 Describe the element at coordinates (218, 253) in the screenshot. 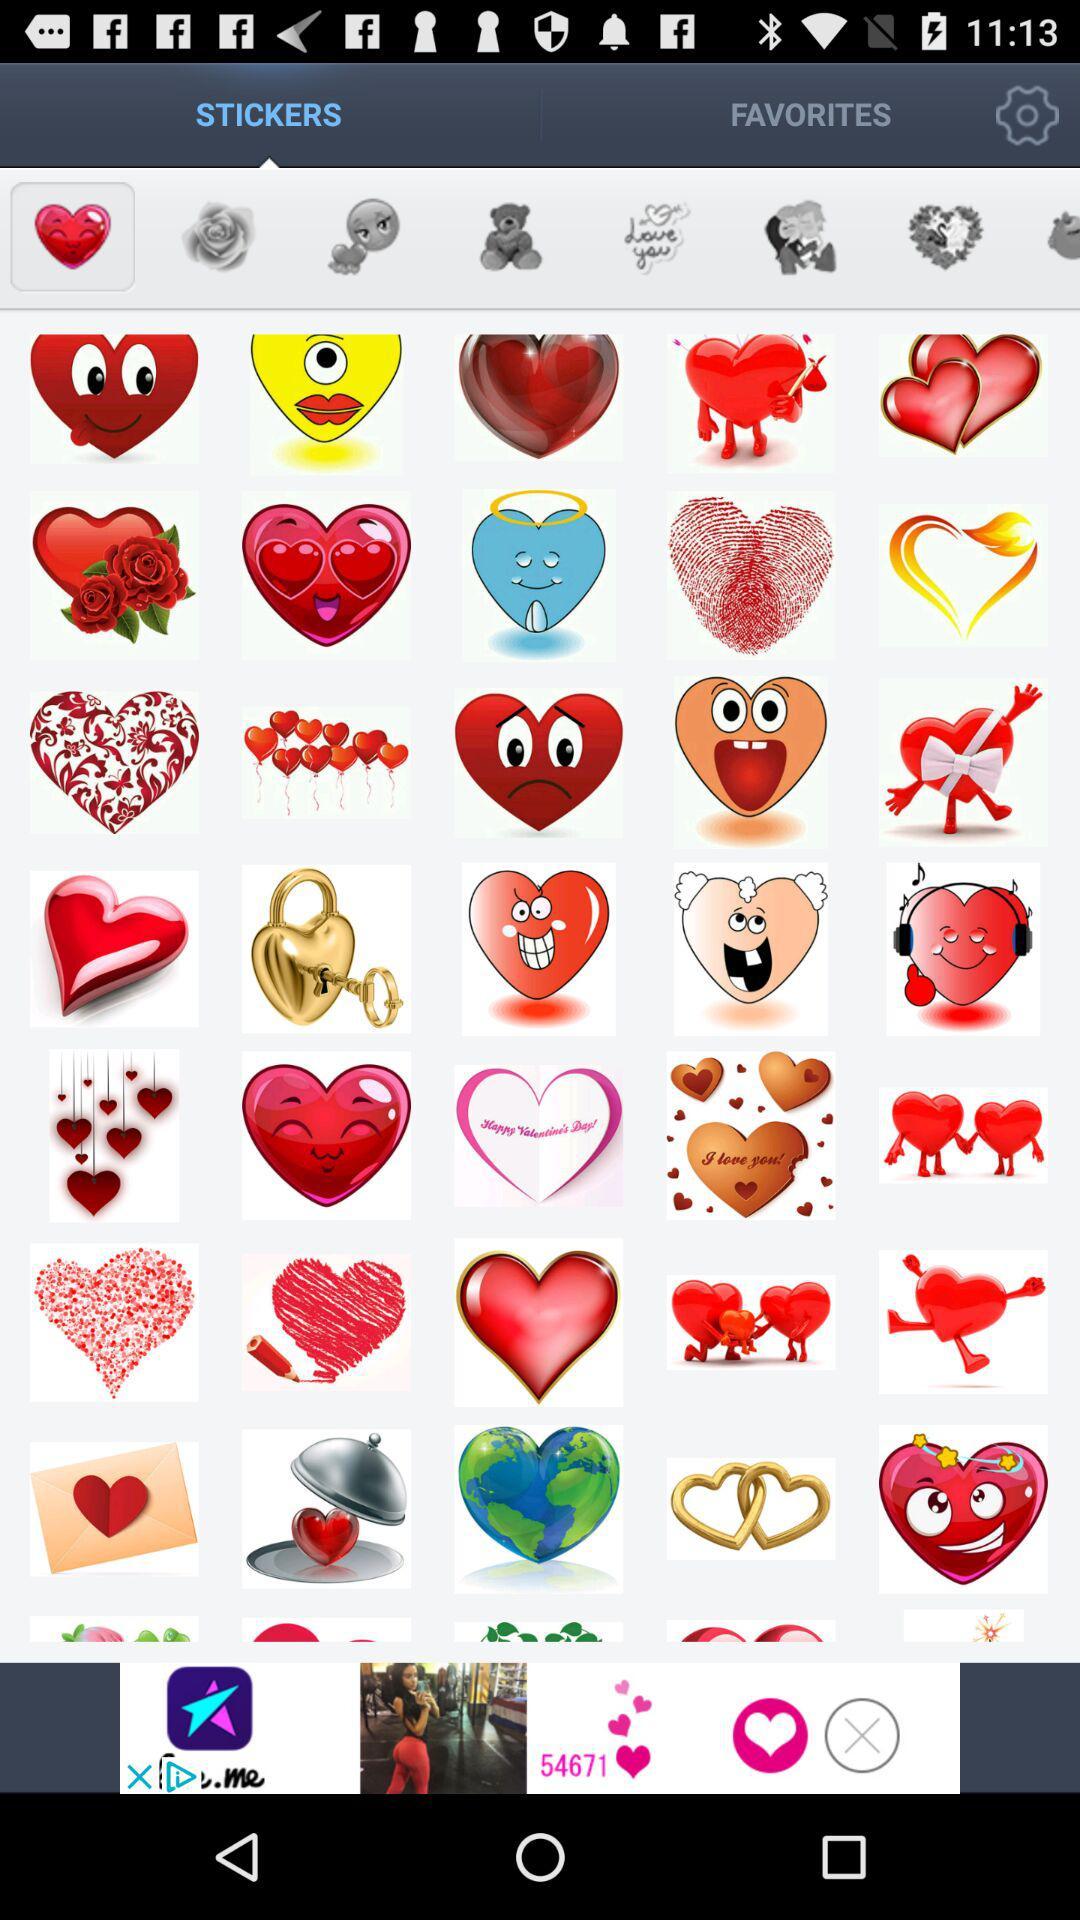

I see `the emoji icon` at that location.